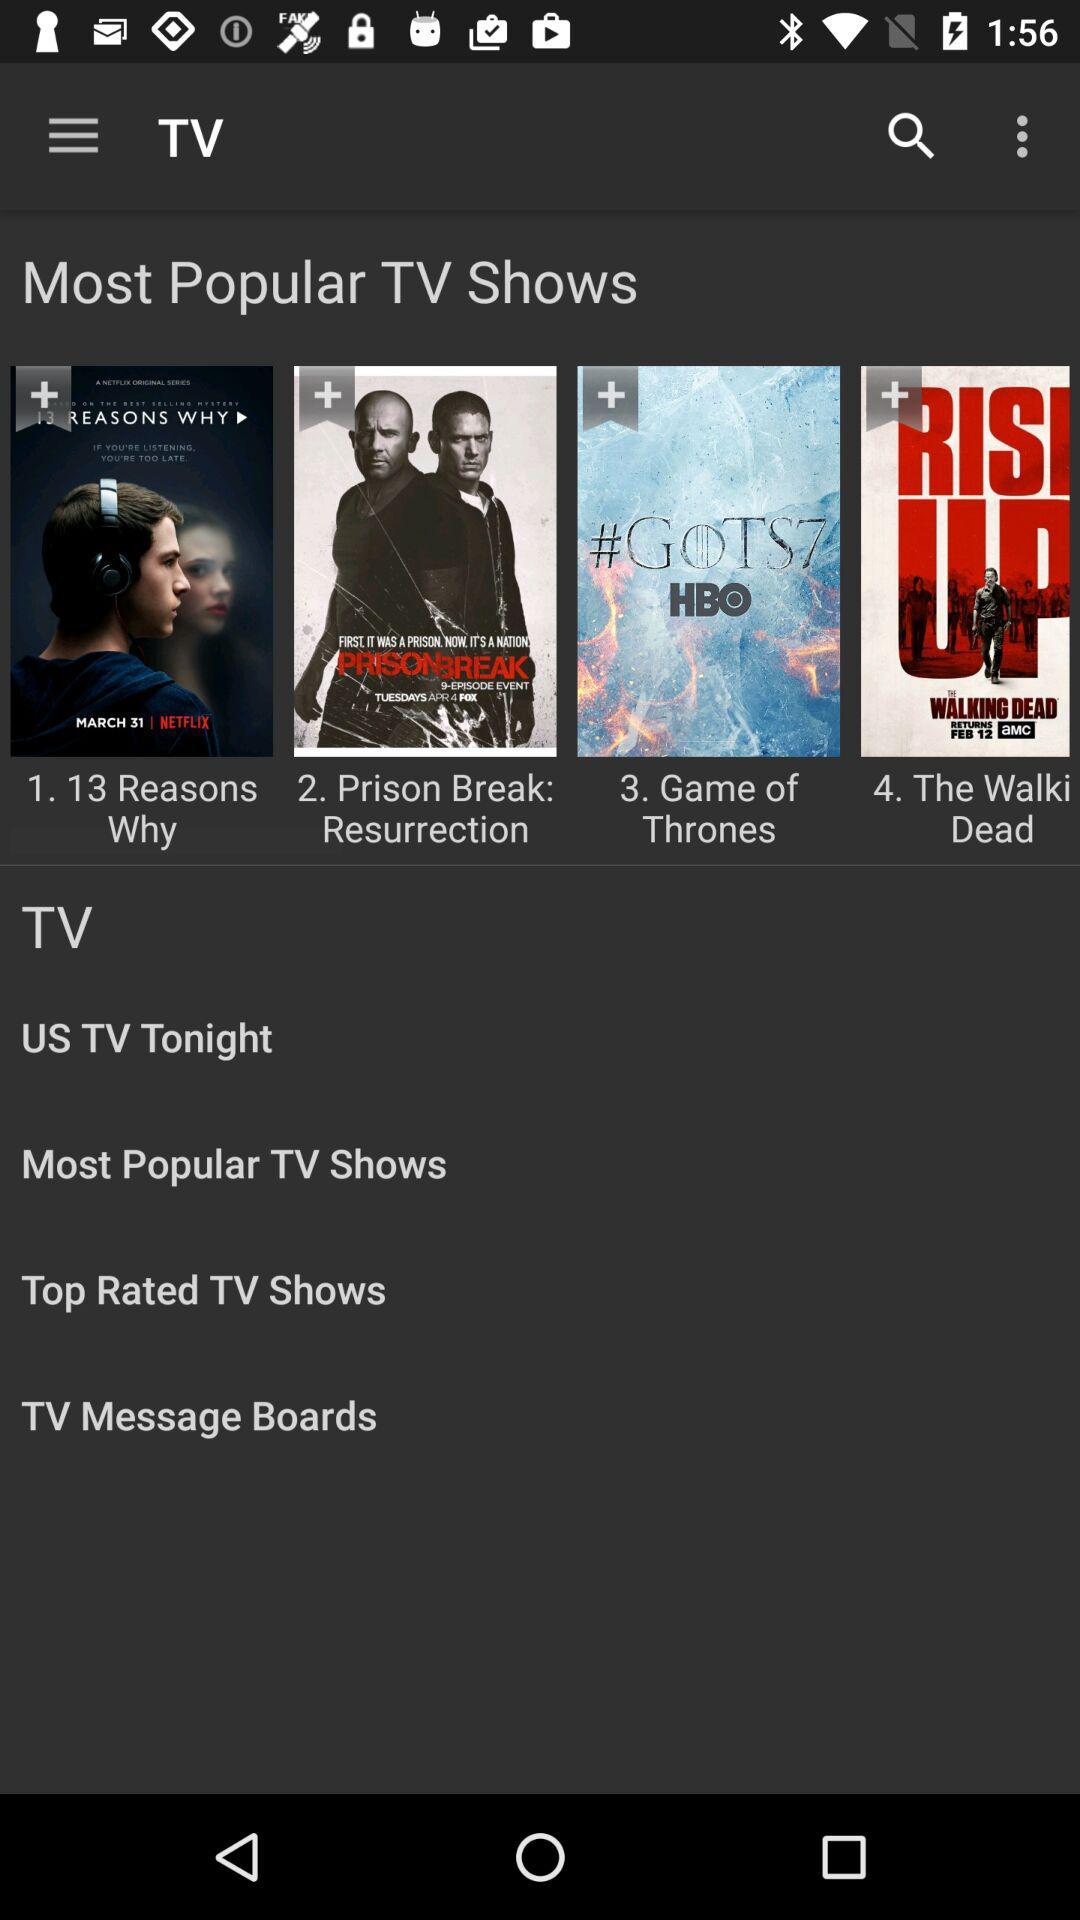 The height and width of the screenshot is (1920, 1080). What do you see at coordinates (72, 135) in the screenshot?
I see `the icon to the left of the tv` at bounding box center [72, 135].